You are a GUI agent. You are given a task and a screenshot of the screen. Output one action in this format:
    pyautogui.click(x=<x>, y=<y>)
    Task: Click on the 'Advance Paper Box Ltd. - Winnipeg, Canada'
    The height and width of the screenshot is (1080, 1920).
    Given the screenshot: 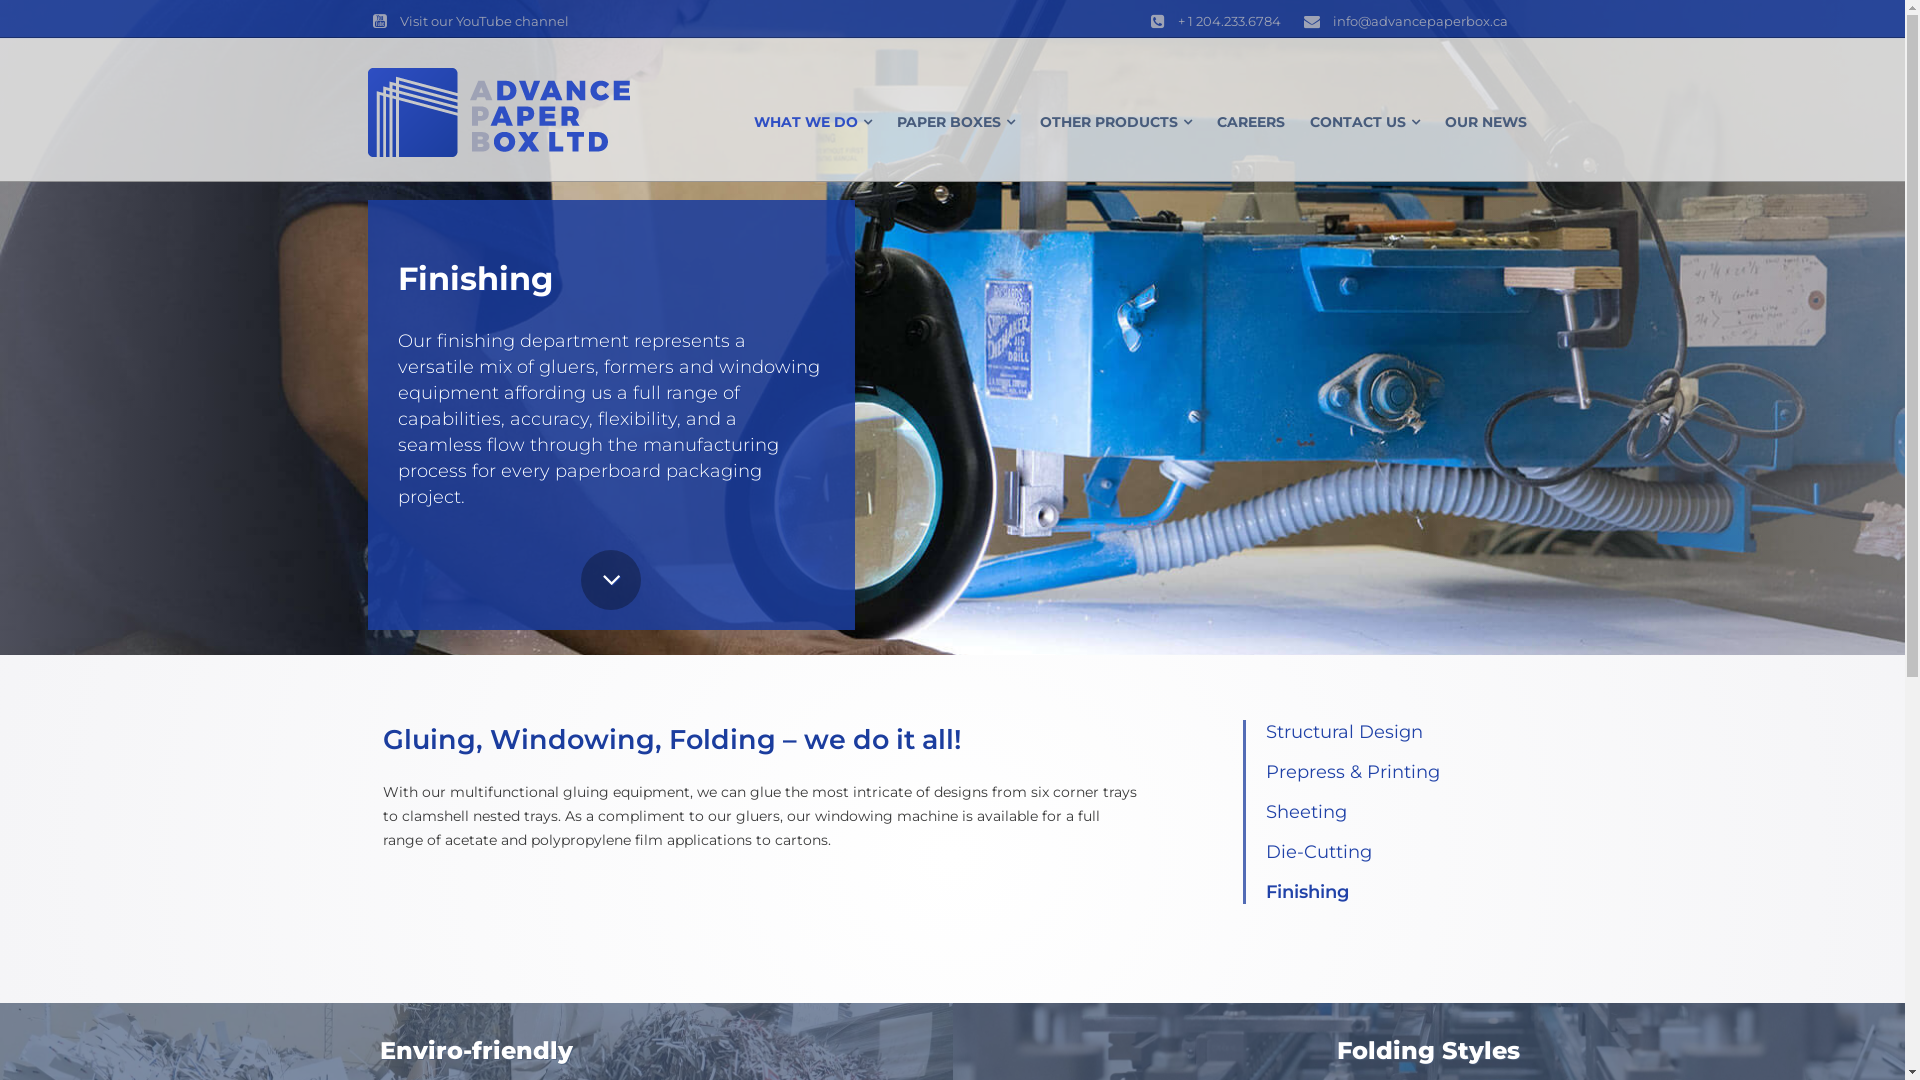 What is the action you would take?
    pyautogui.click(x=499, y=111)
    